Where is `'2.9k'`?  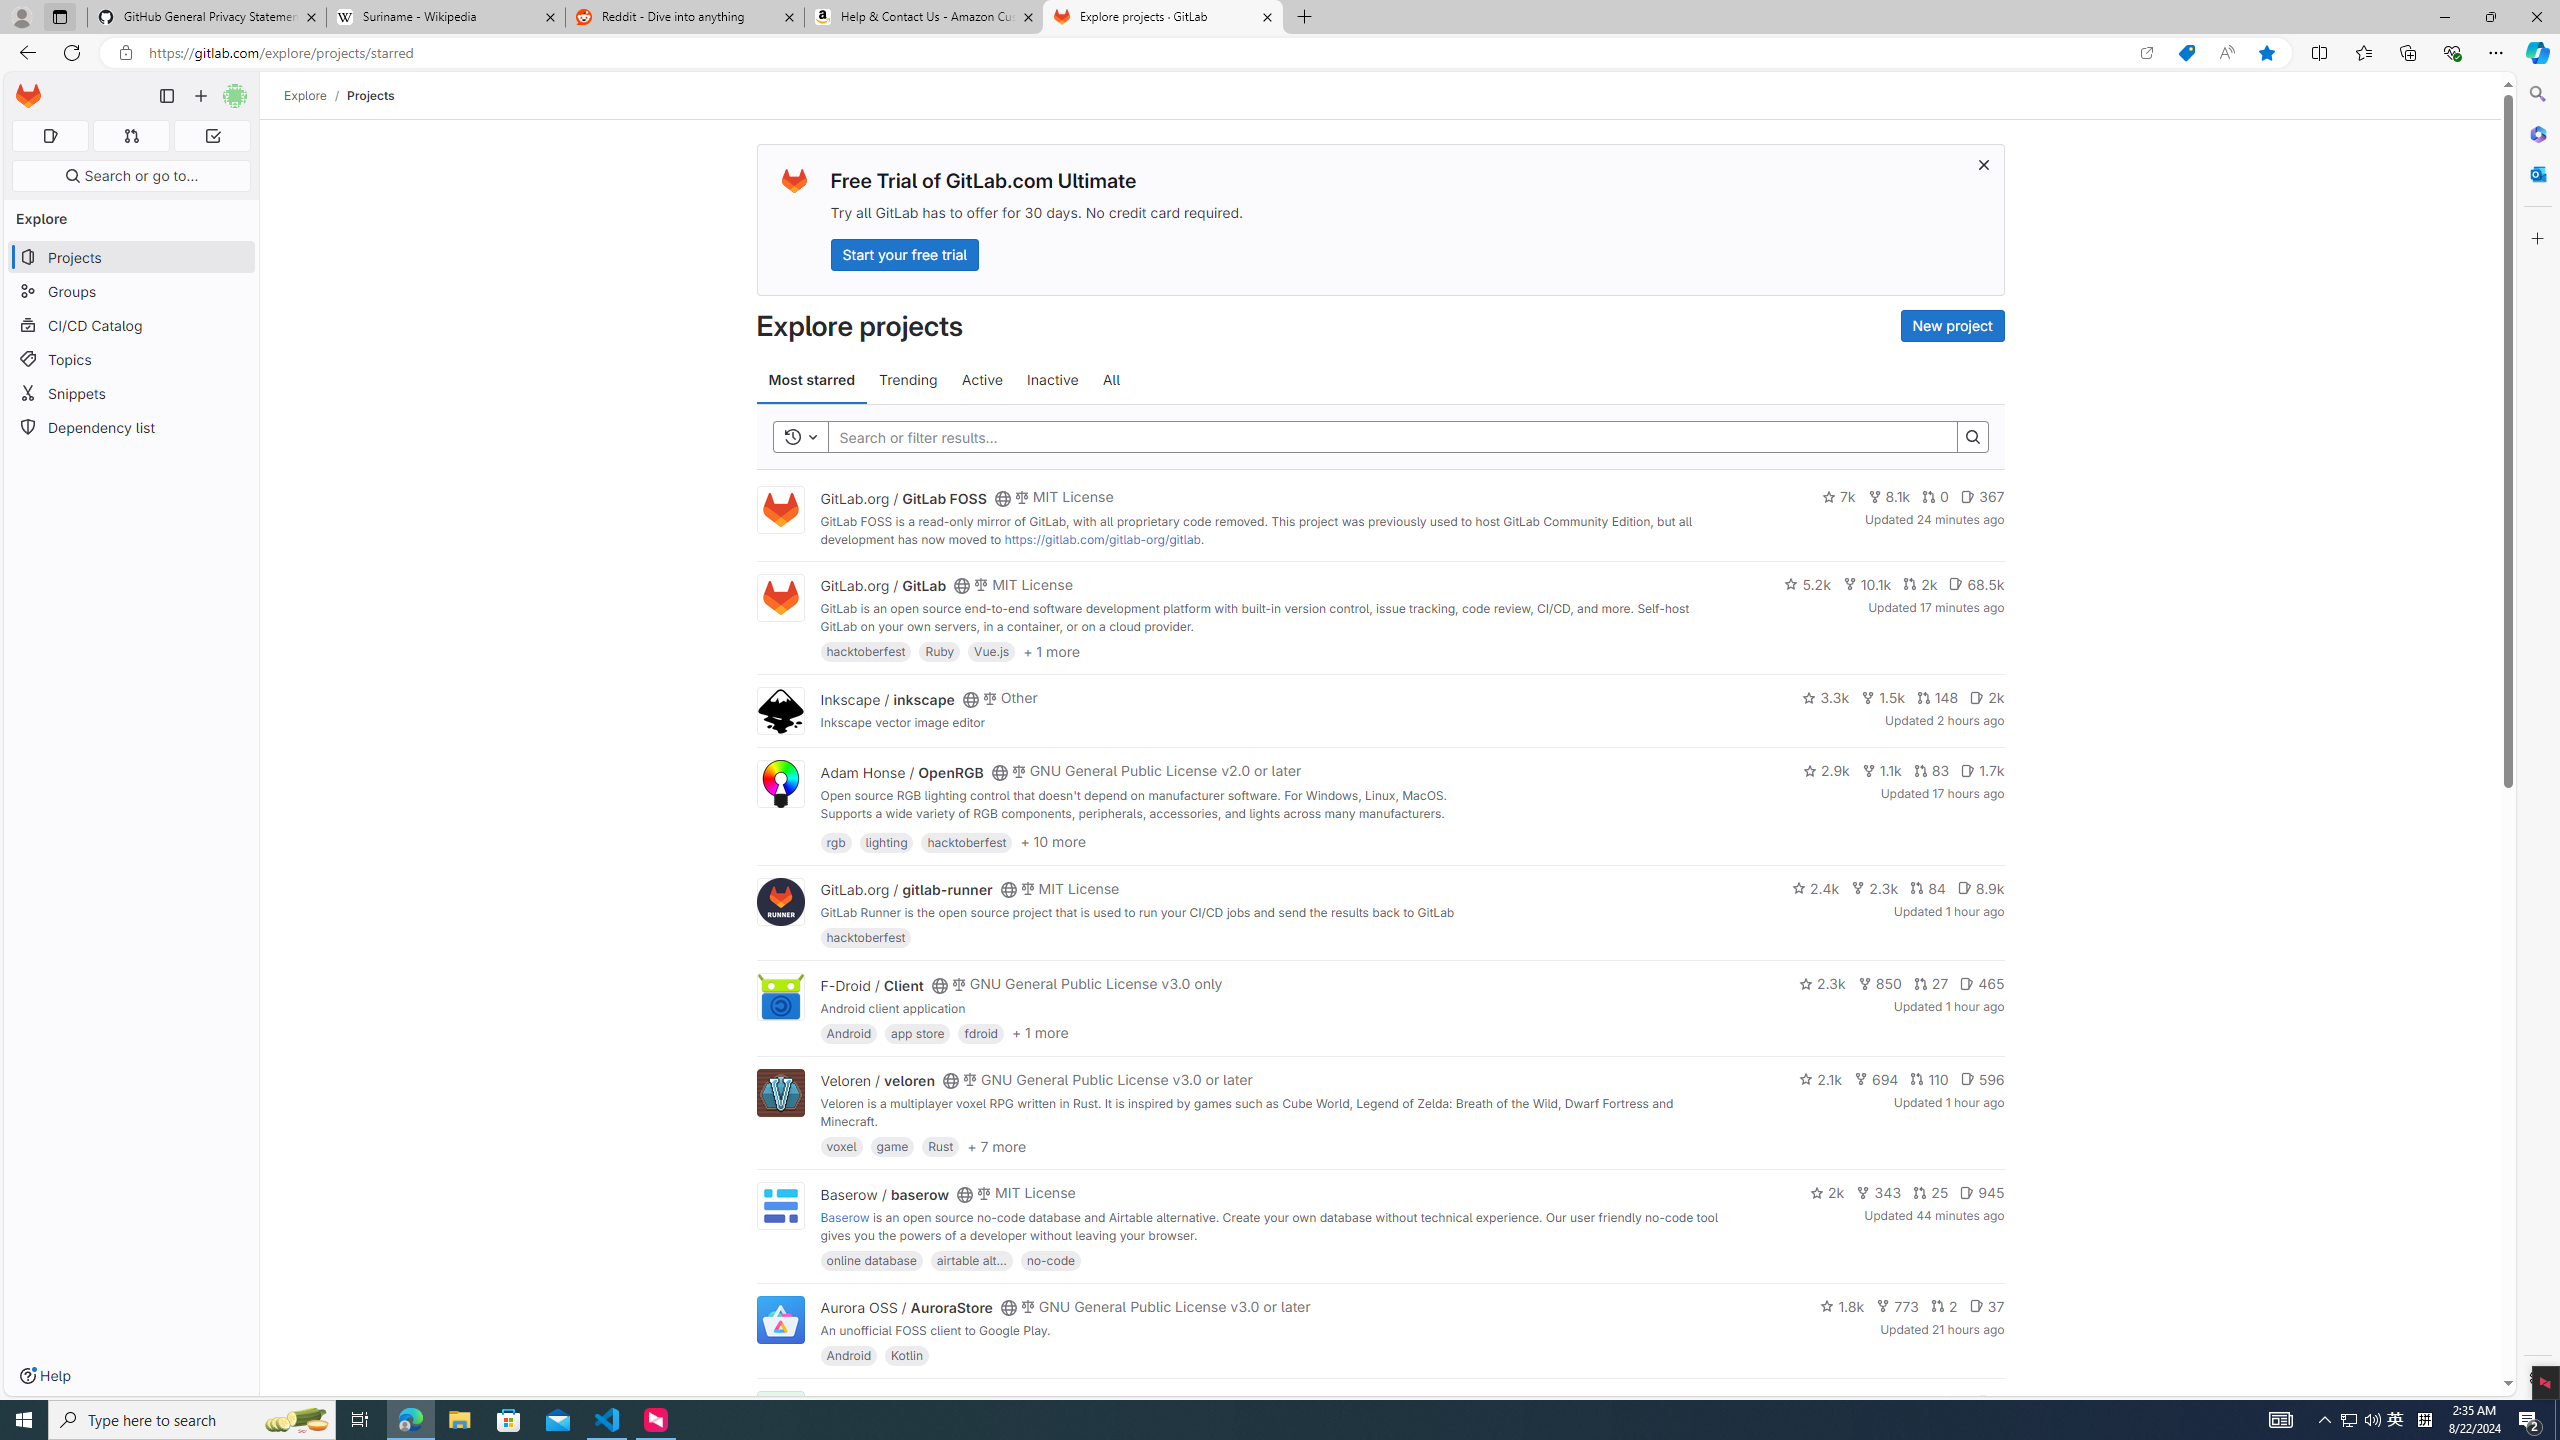
'2.9k' is located at coordinates (1826, 770).